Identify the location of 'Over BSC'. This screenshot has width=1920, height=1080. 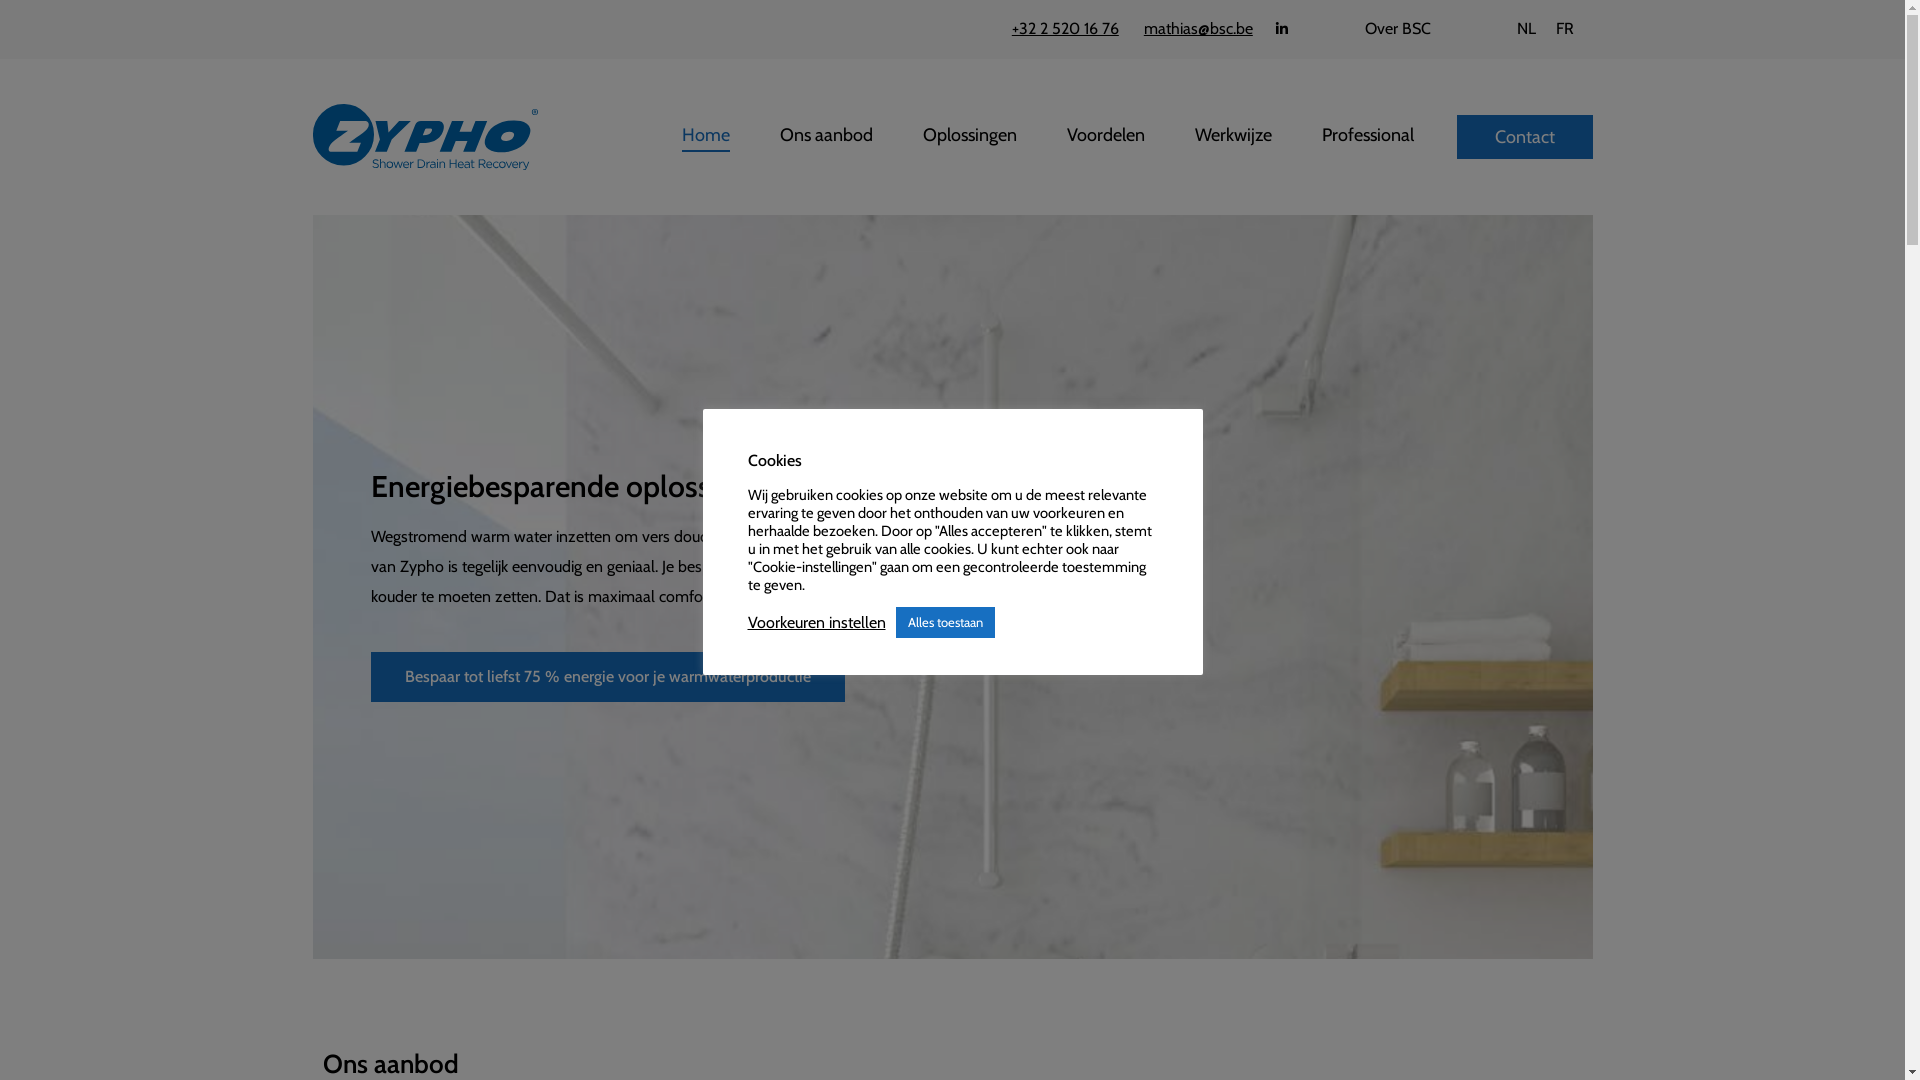
(1396, 29).